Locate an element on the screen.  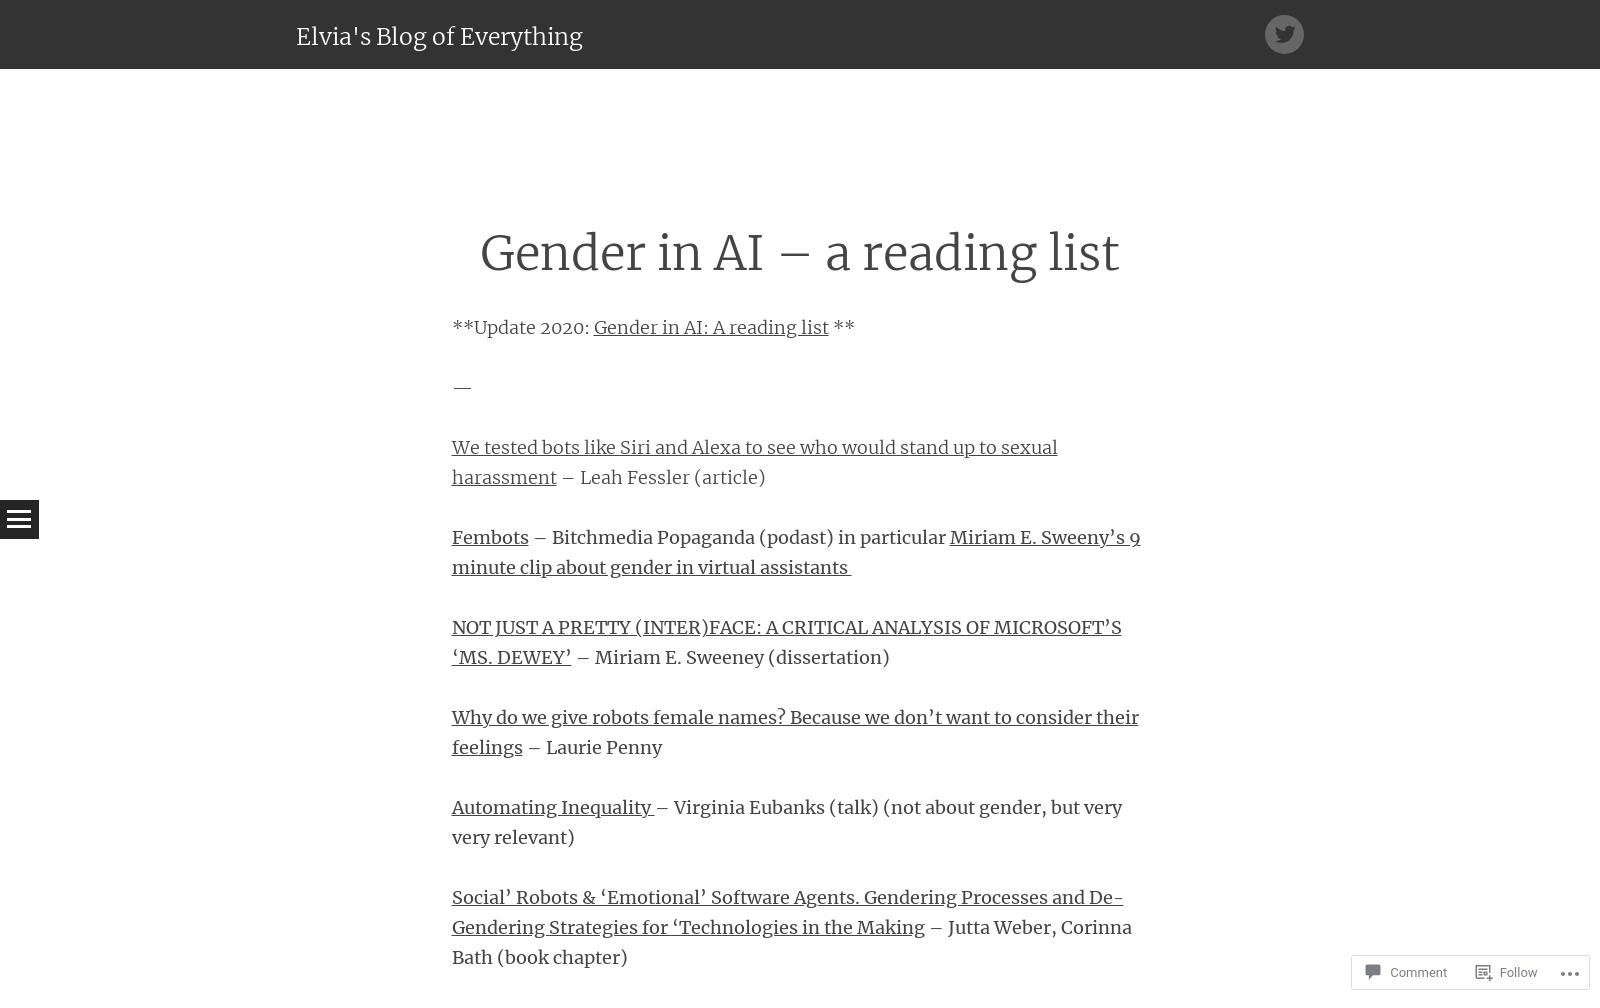
'Follow' is located at coordinates (1517, 972).